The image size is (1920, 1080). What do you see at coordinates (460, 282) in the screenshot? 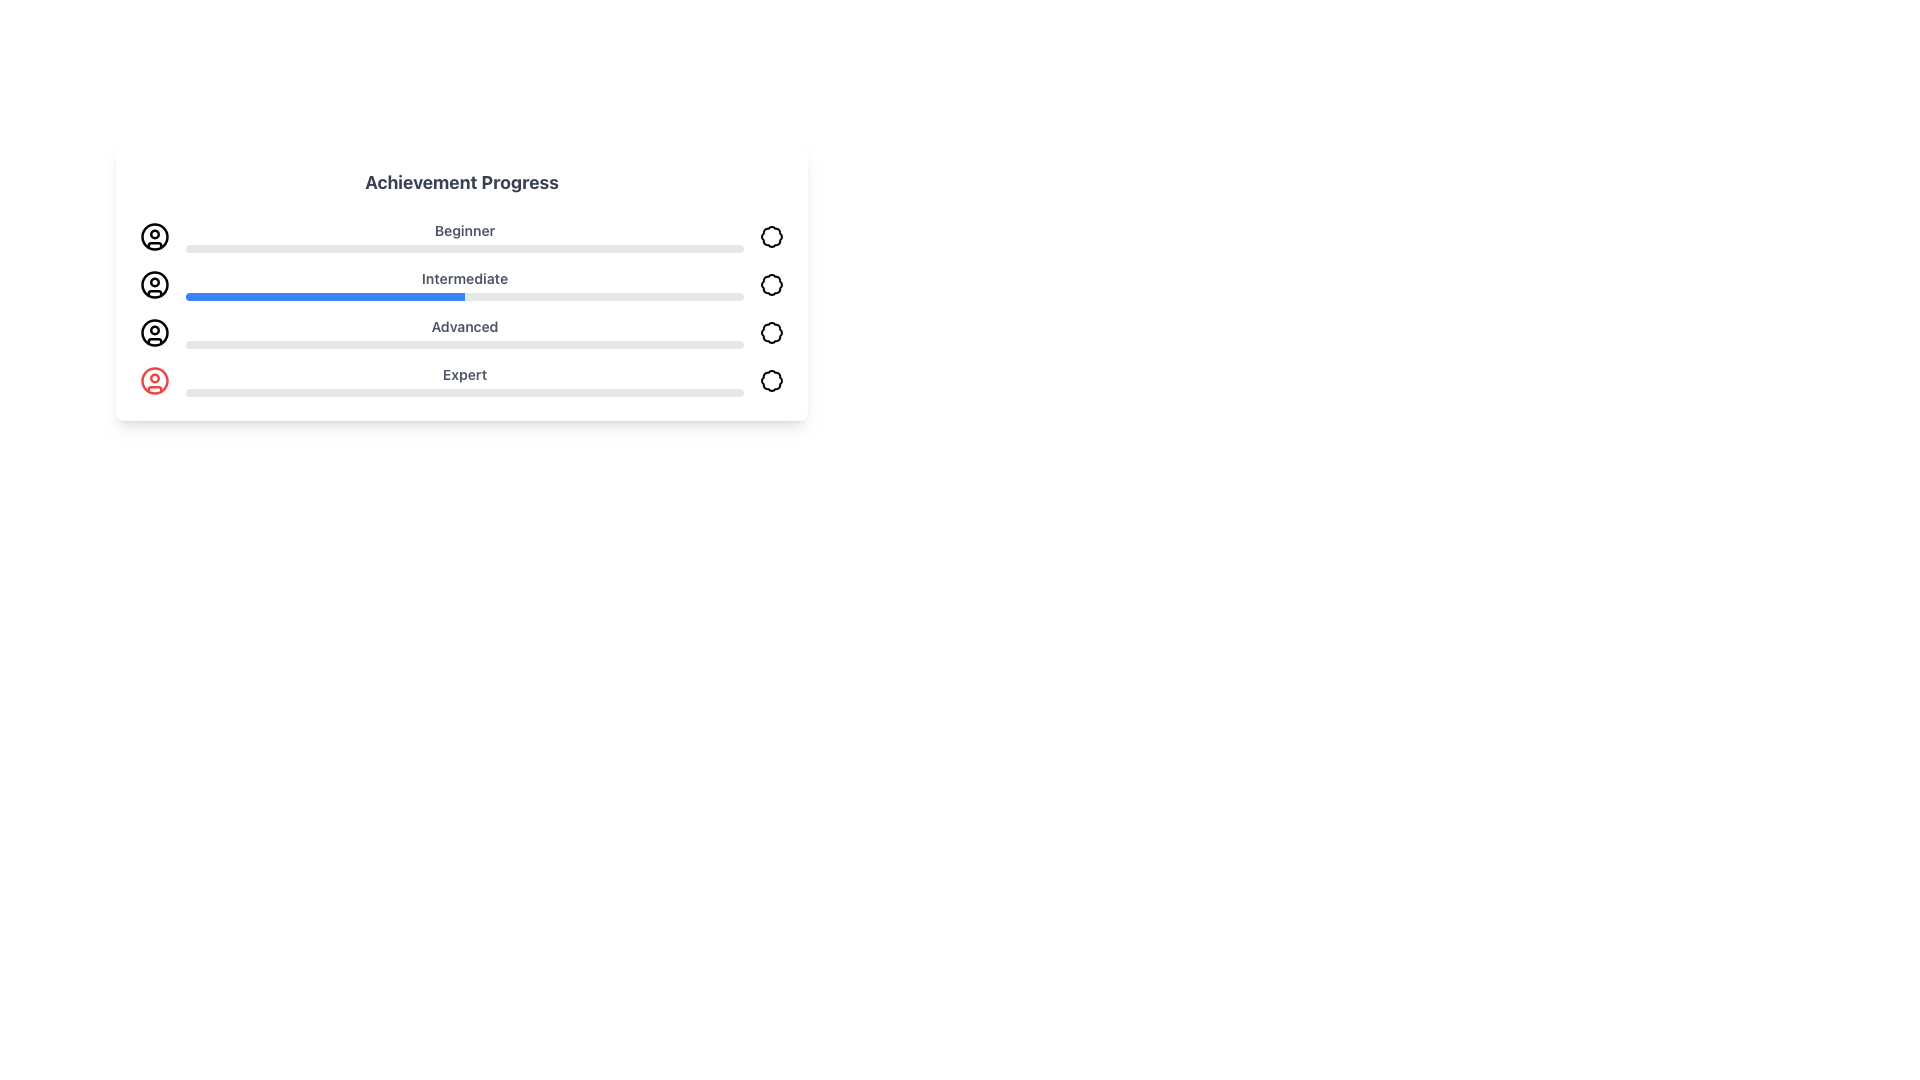
I see `the 'Intermediate' Progress Indicator, which is the second progress bar in the list, indicating 50% achievement level` at bounding box center [460, 282].